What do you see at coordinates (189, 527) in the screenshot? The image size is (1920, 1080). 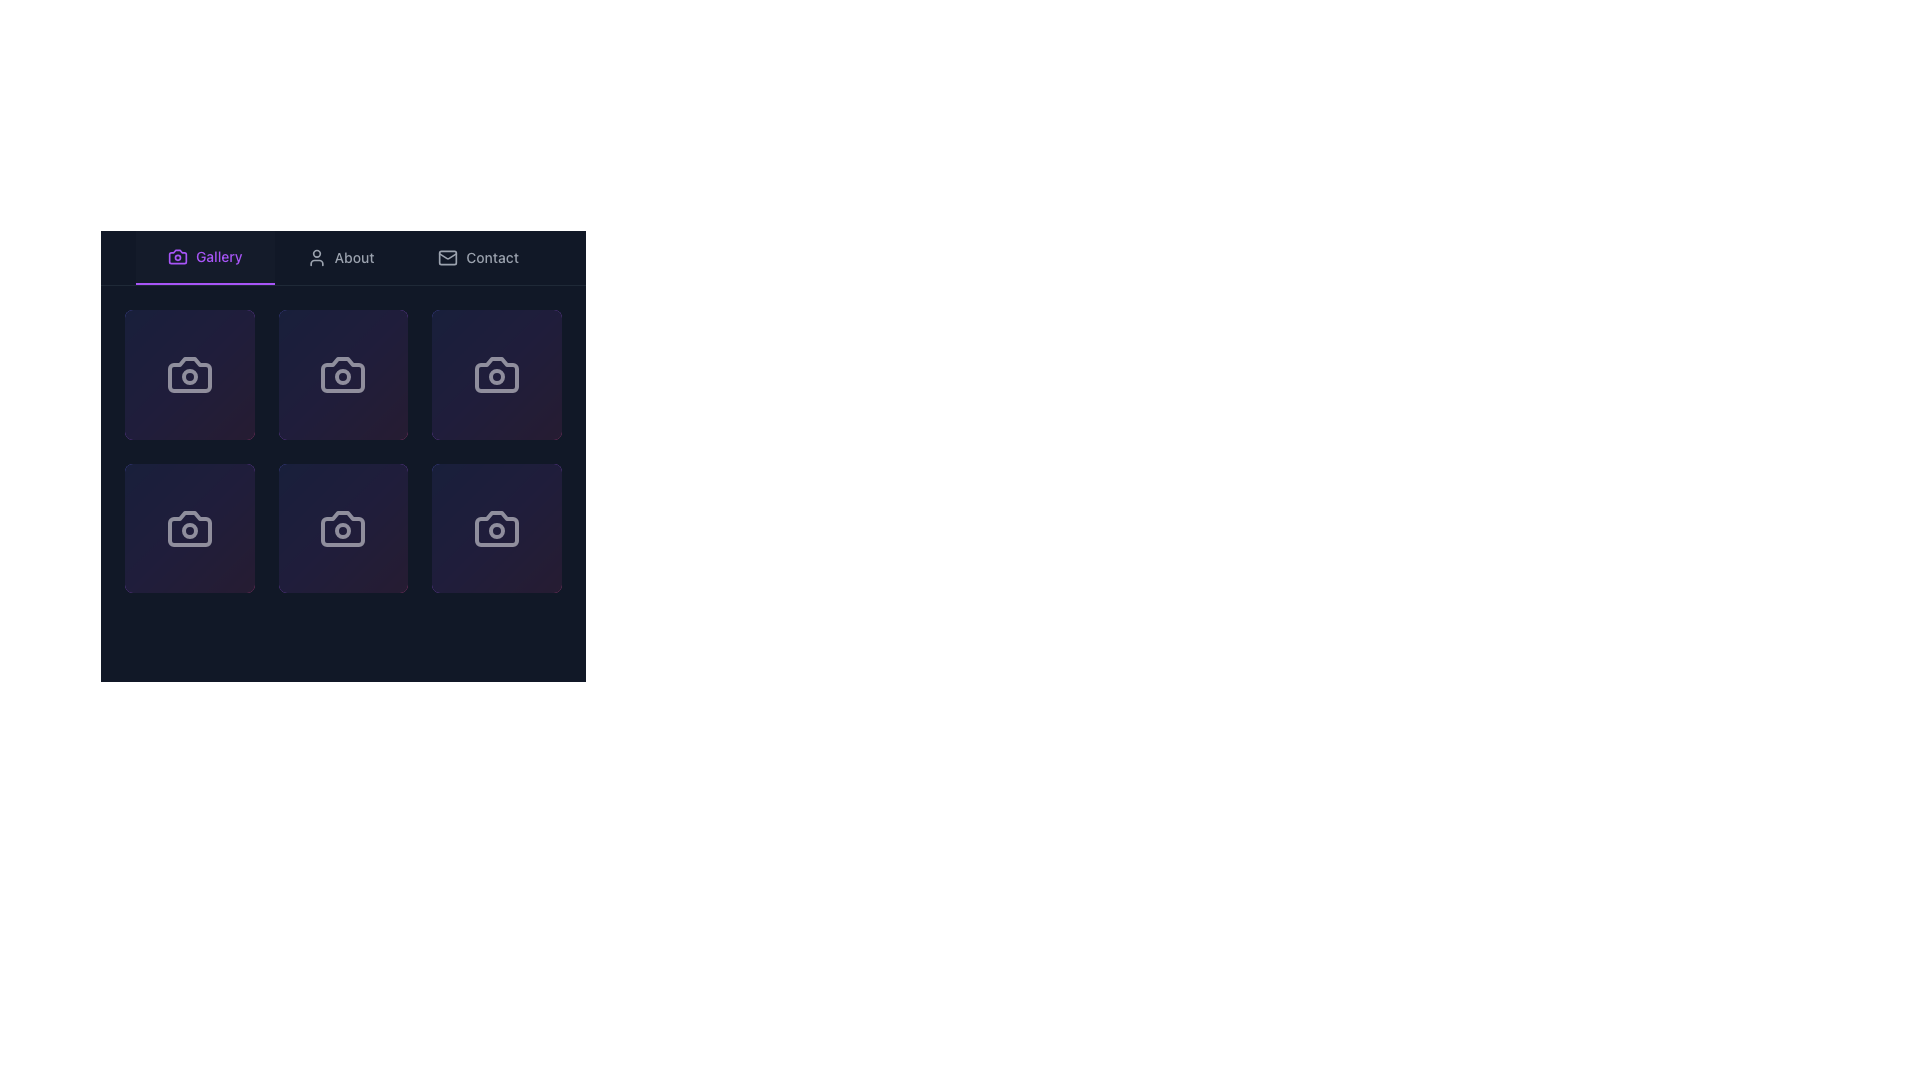 I see `the square UI component with a gradient background and a centered white camera icon to observe animations or visual changes` at bounding box center [189, 527].